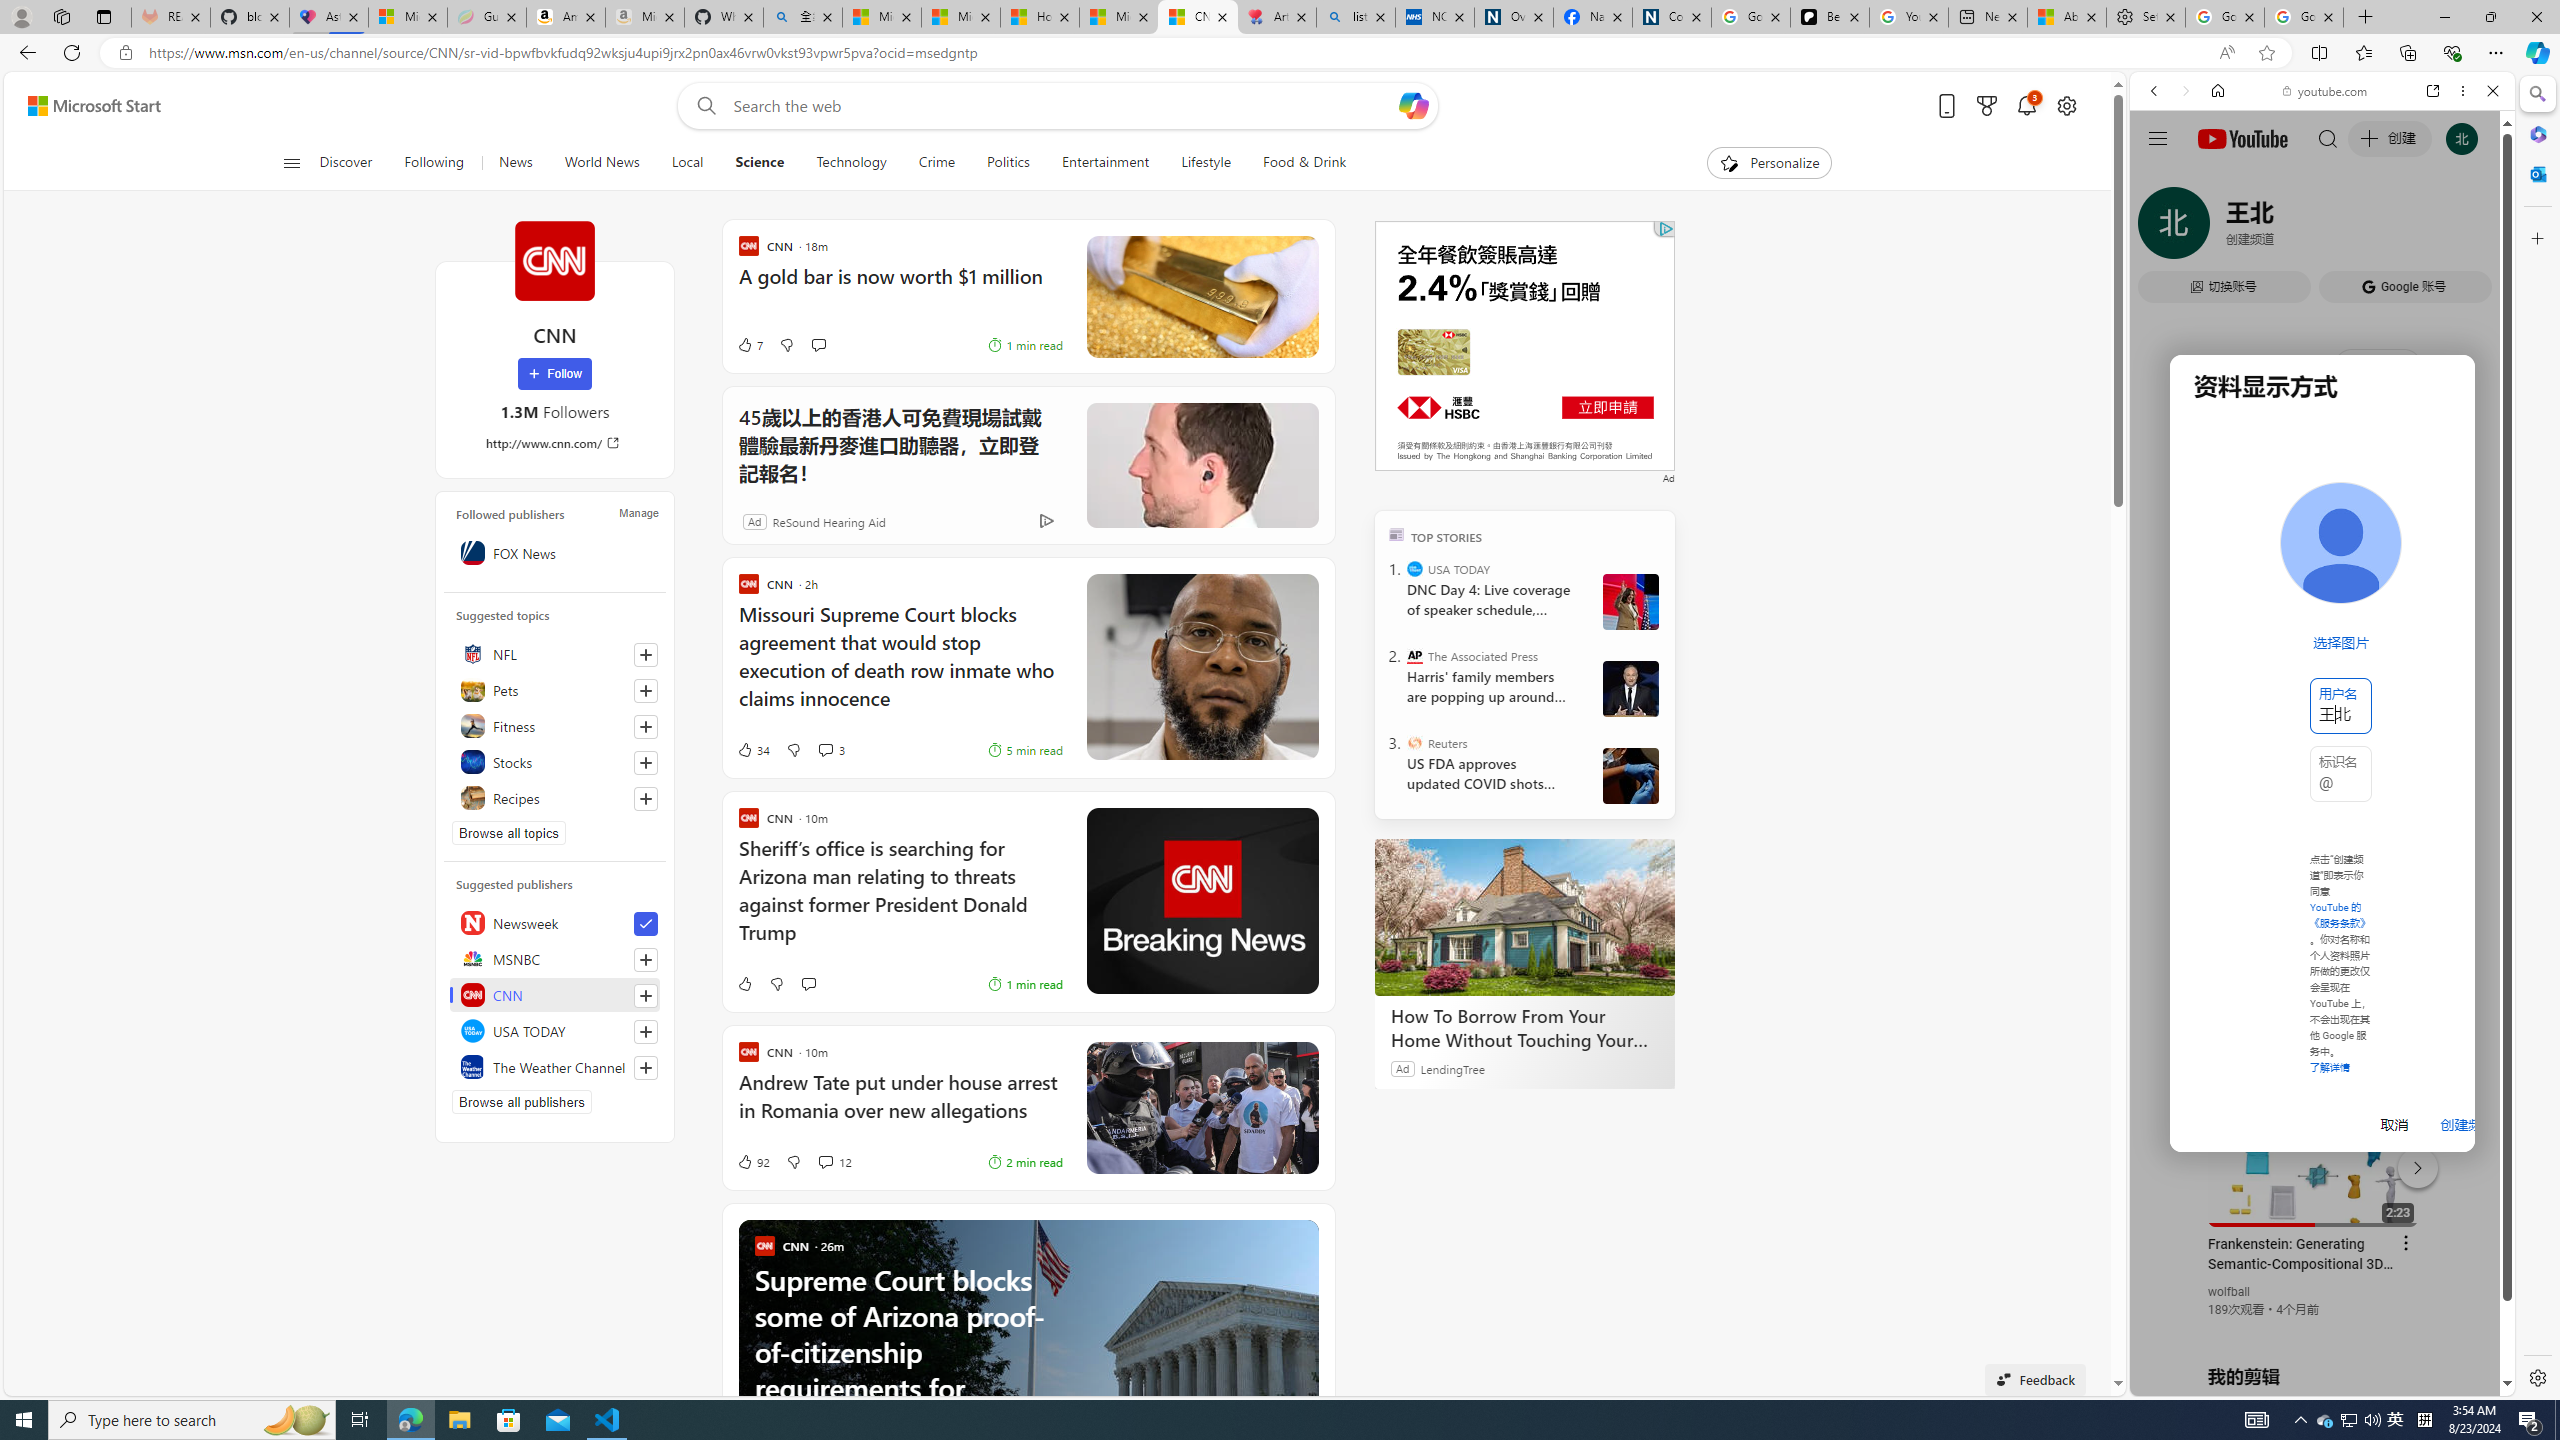 Image resolution: width=2560 pixels, height=1440 pixels. Describe the element at coordinates (1414, 568) in the screenshot. I see `'USA TODAY'` at that location.